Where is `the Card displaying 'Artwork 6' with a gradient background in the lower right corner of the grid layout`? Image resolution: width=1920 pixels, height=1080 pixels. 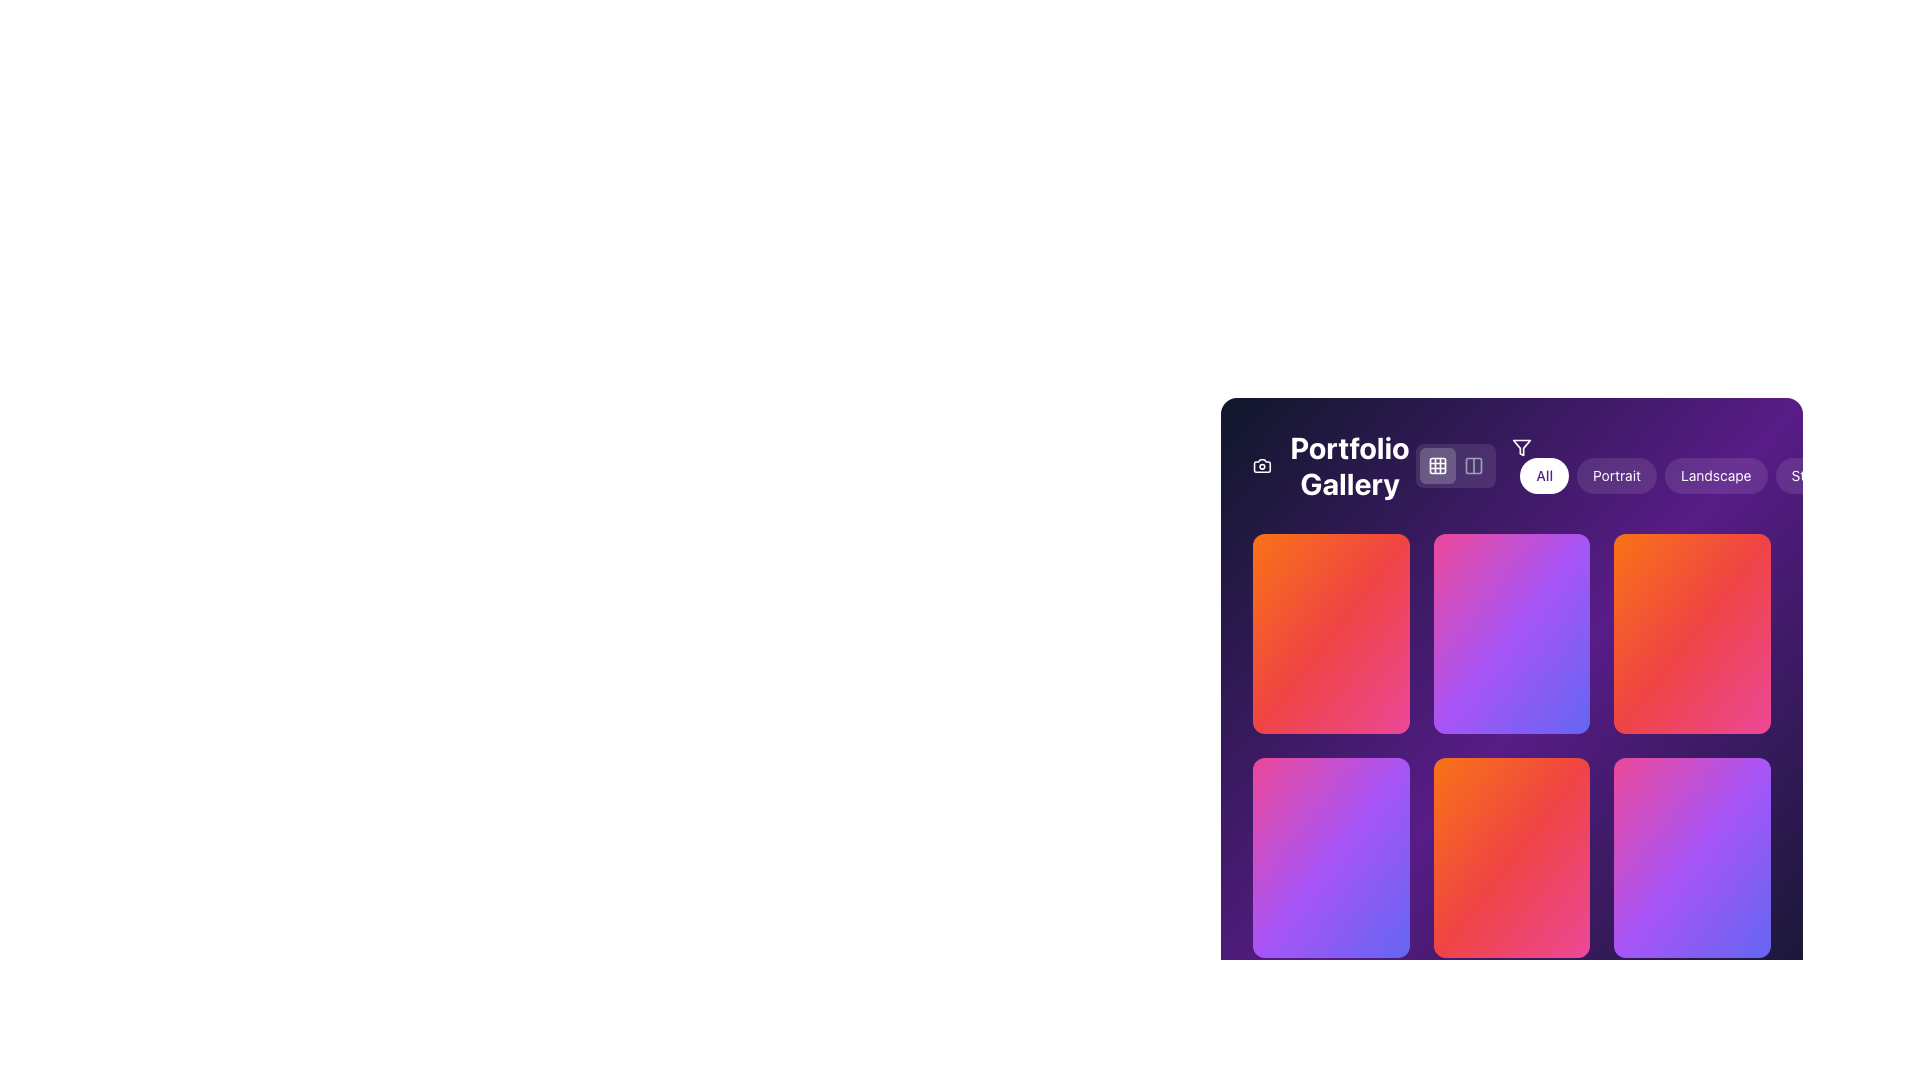 the Card displaying 'Artwork 6' with a gradient background in the lower right corner of the grid layout is located at coordinates (1691, 907).